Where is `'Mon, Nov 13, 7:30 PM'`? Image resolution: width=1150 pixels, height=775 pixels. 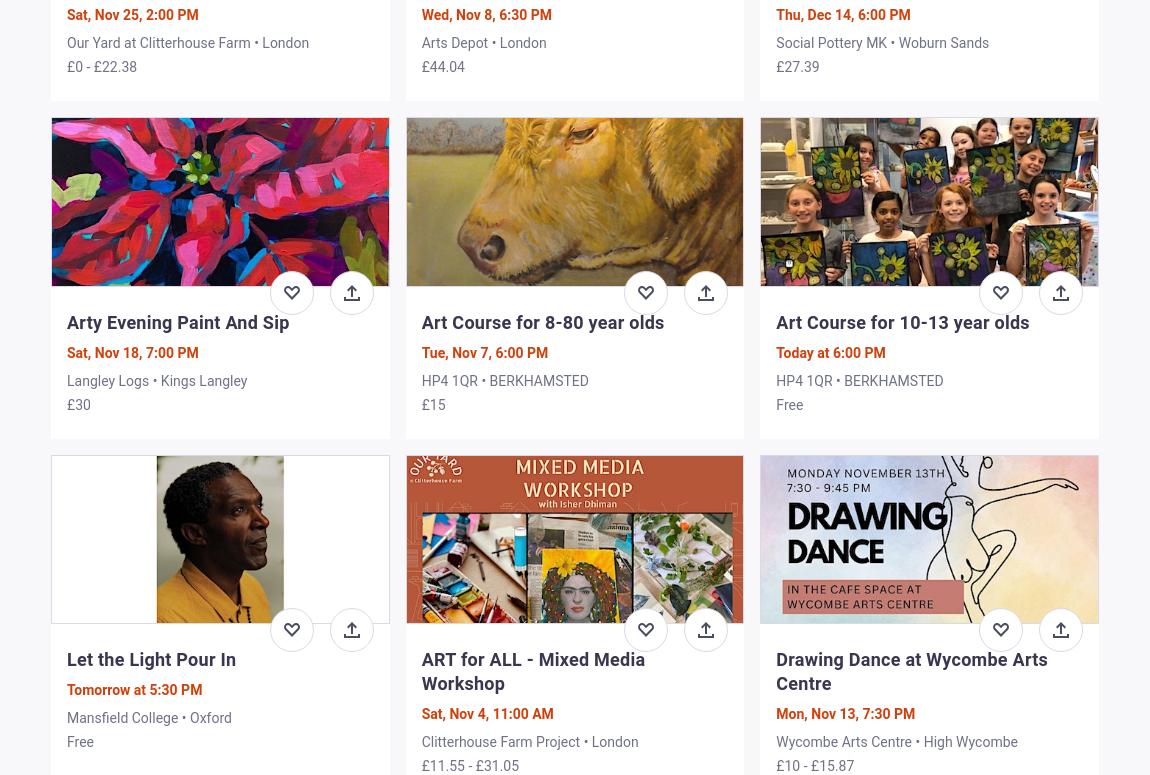
'Mon, Nov 13, 7:30 PM' is located at coordinates (844, 713).